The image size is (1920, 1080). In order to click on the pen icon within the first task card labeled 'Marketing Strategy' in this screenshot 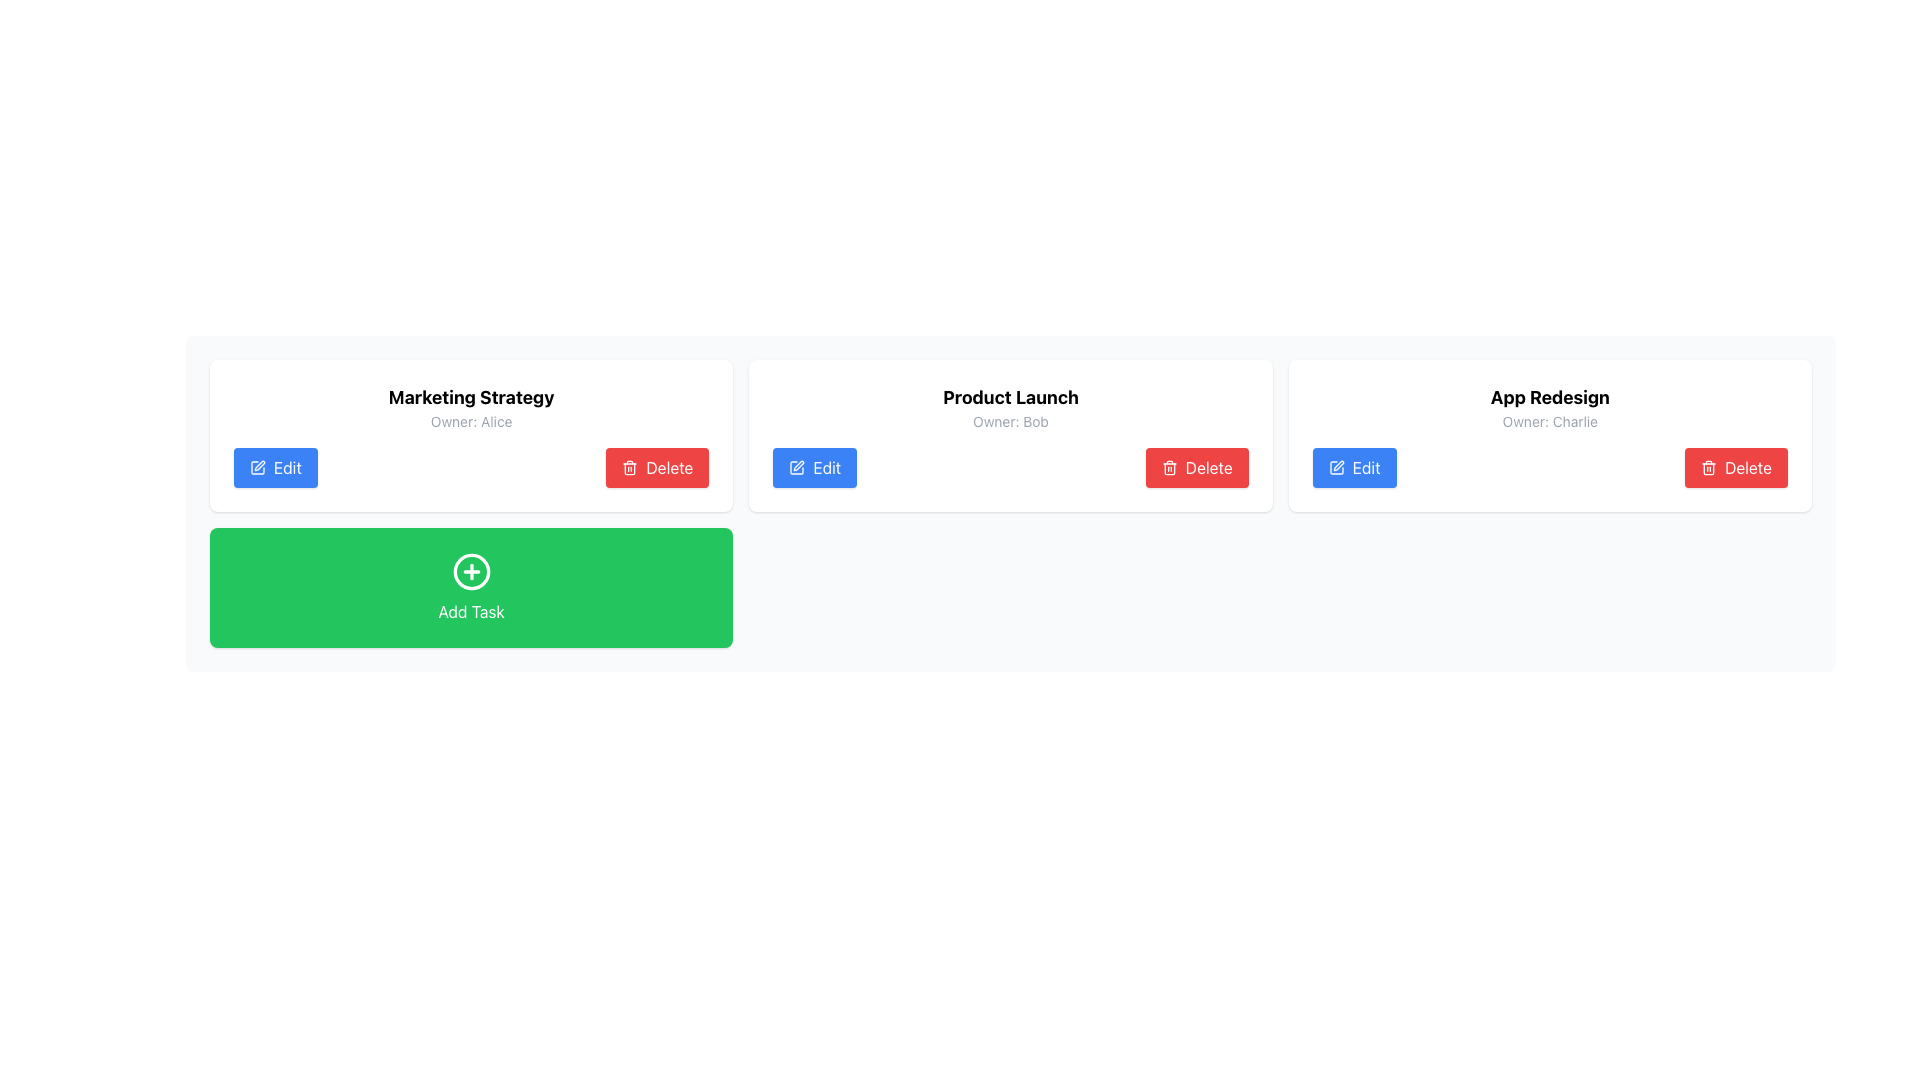, I will do `click(258, 466)`.